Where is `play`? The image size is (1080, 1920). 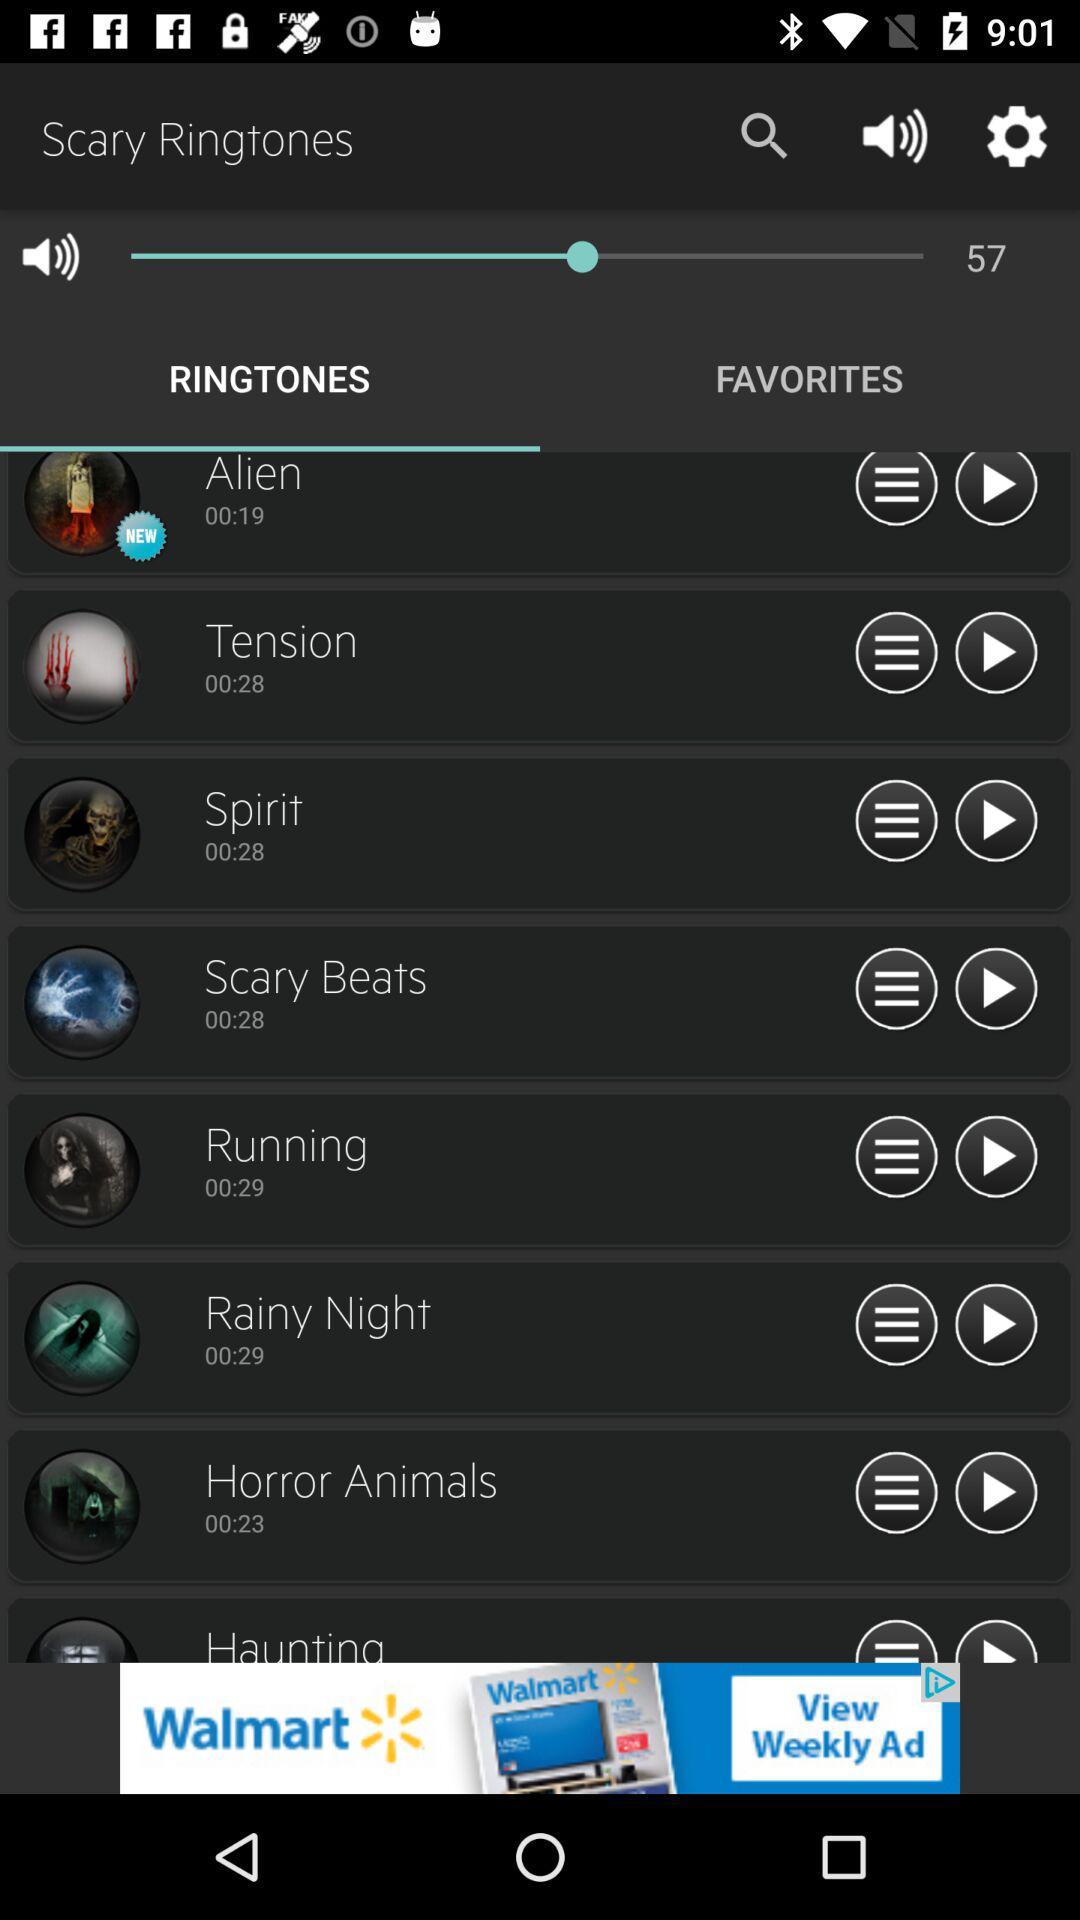
play is located at coordinates (995, 989).